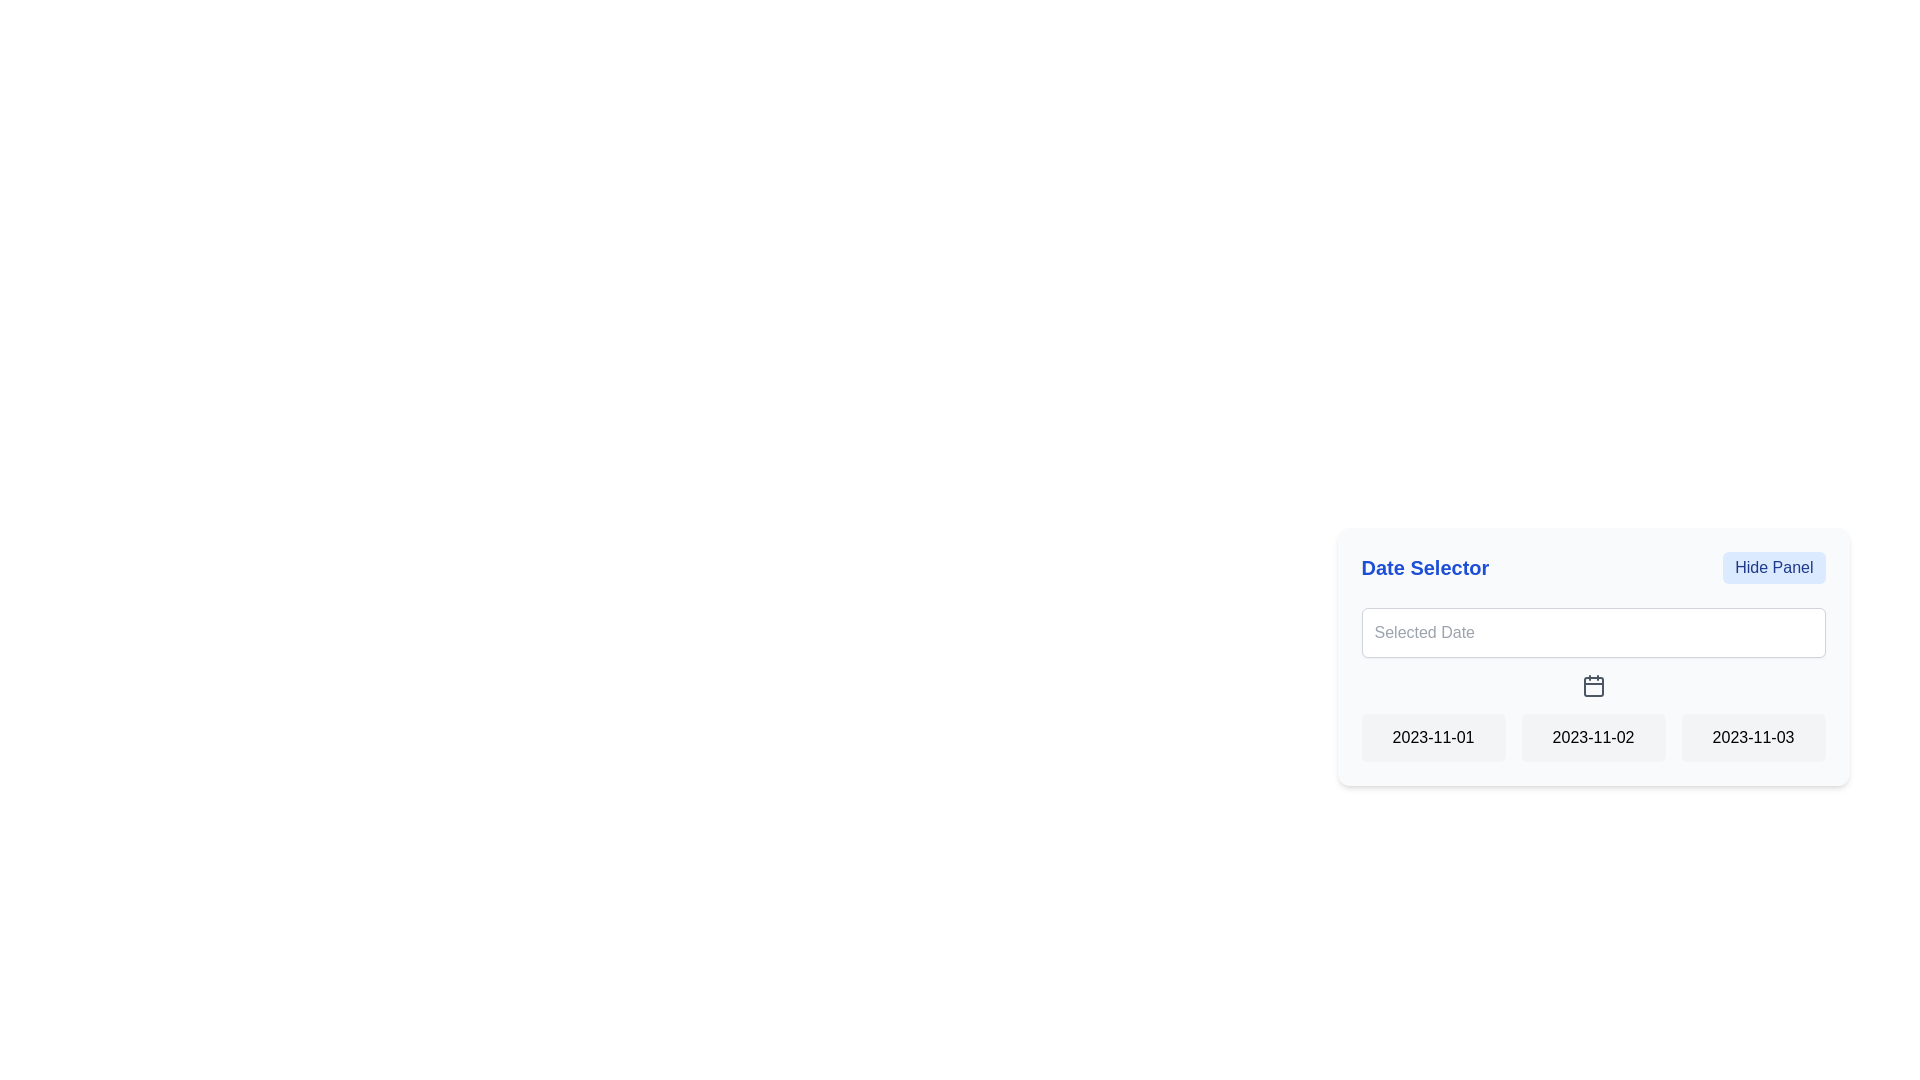  I want to click on the inner rectangle element of the calendar icon, which is styled with a white background and gray outline, positioned centrally under the 'Selected Date' input field, so click(1592, 685).